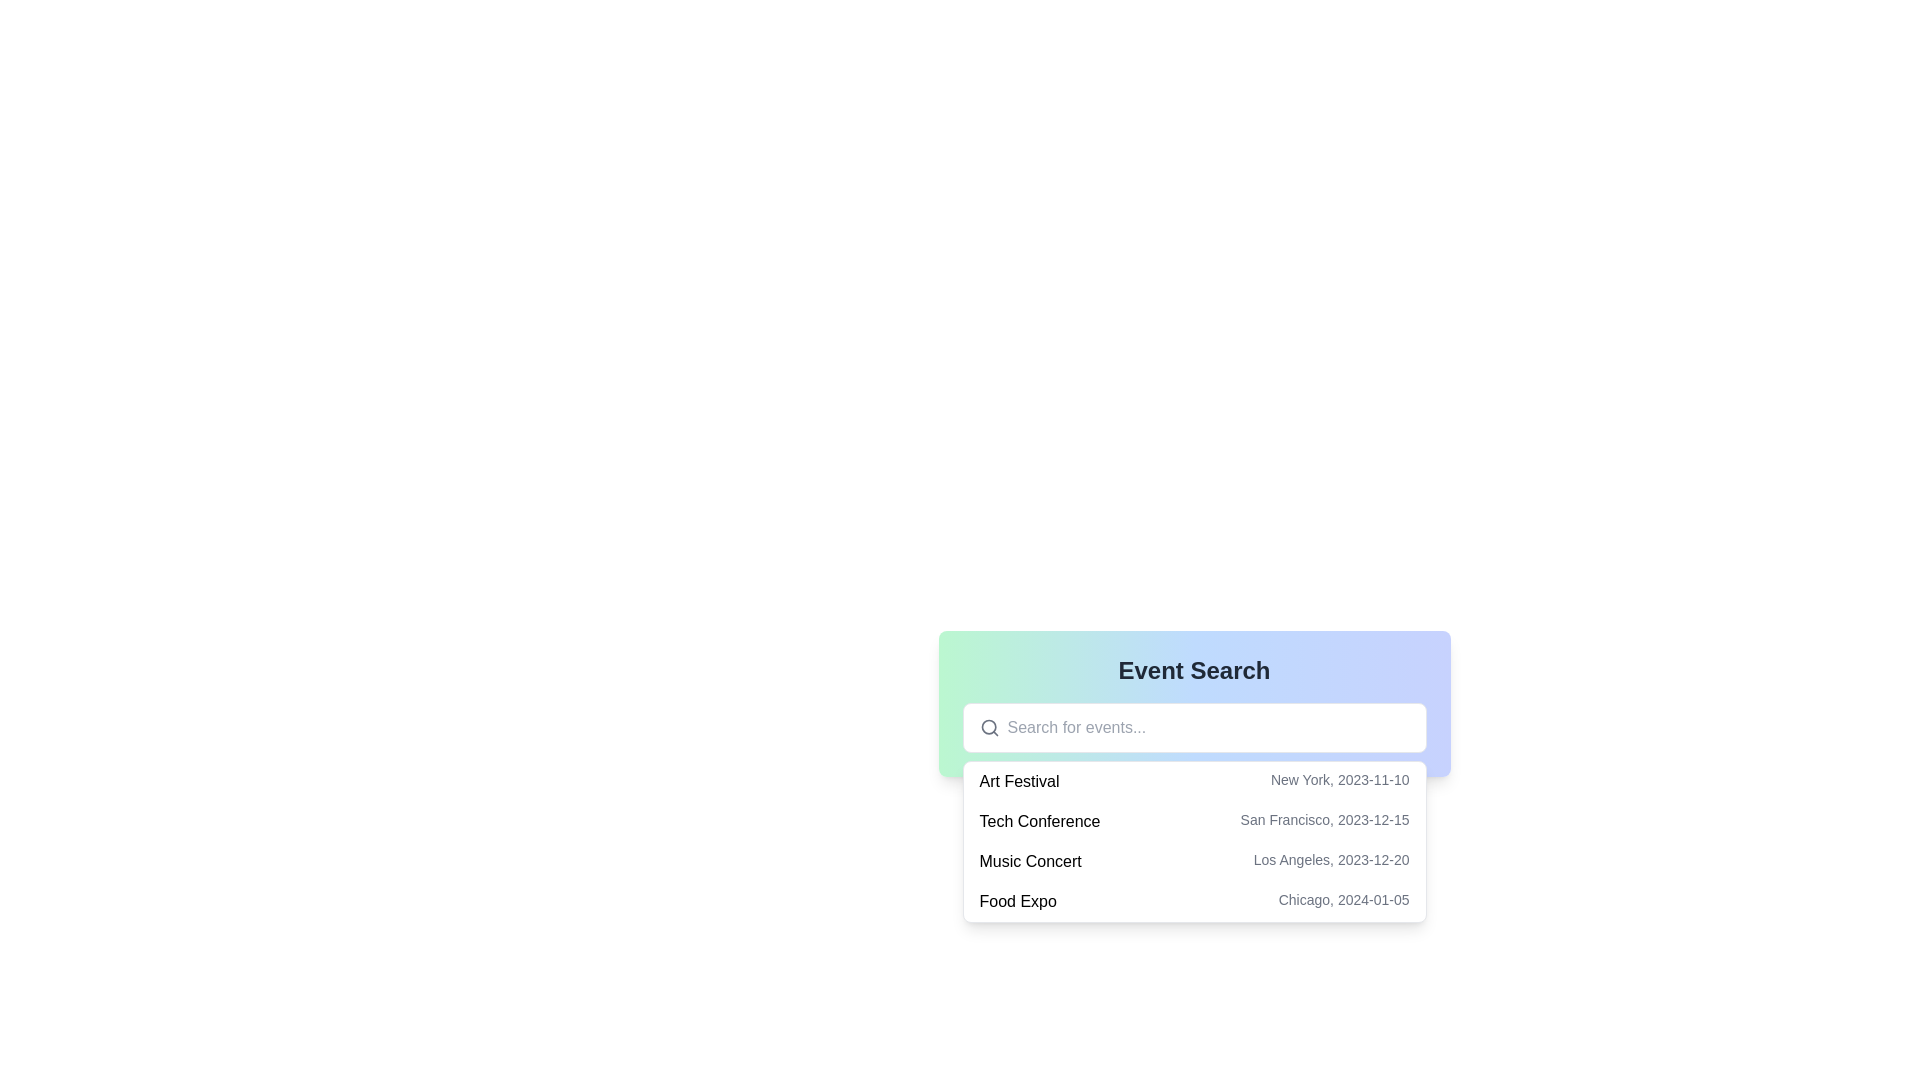 The height and width of the screenshot is (1080, 1920). Describe the element at coordinates (1194, 860) in the screenshot. I see `the list item for the 'Music Concert' event scheduled in 'Los Angeles' on '2023-12-20', which is the third item in a vertical list within a menu or dropdown interface` at that location.